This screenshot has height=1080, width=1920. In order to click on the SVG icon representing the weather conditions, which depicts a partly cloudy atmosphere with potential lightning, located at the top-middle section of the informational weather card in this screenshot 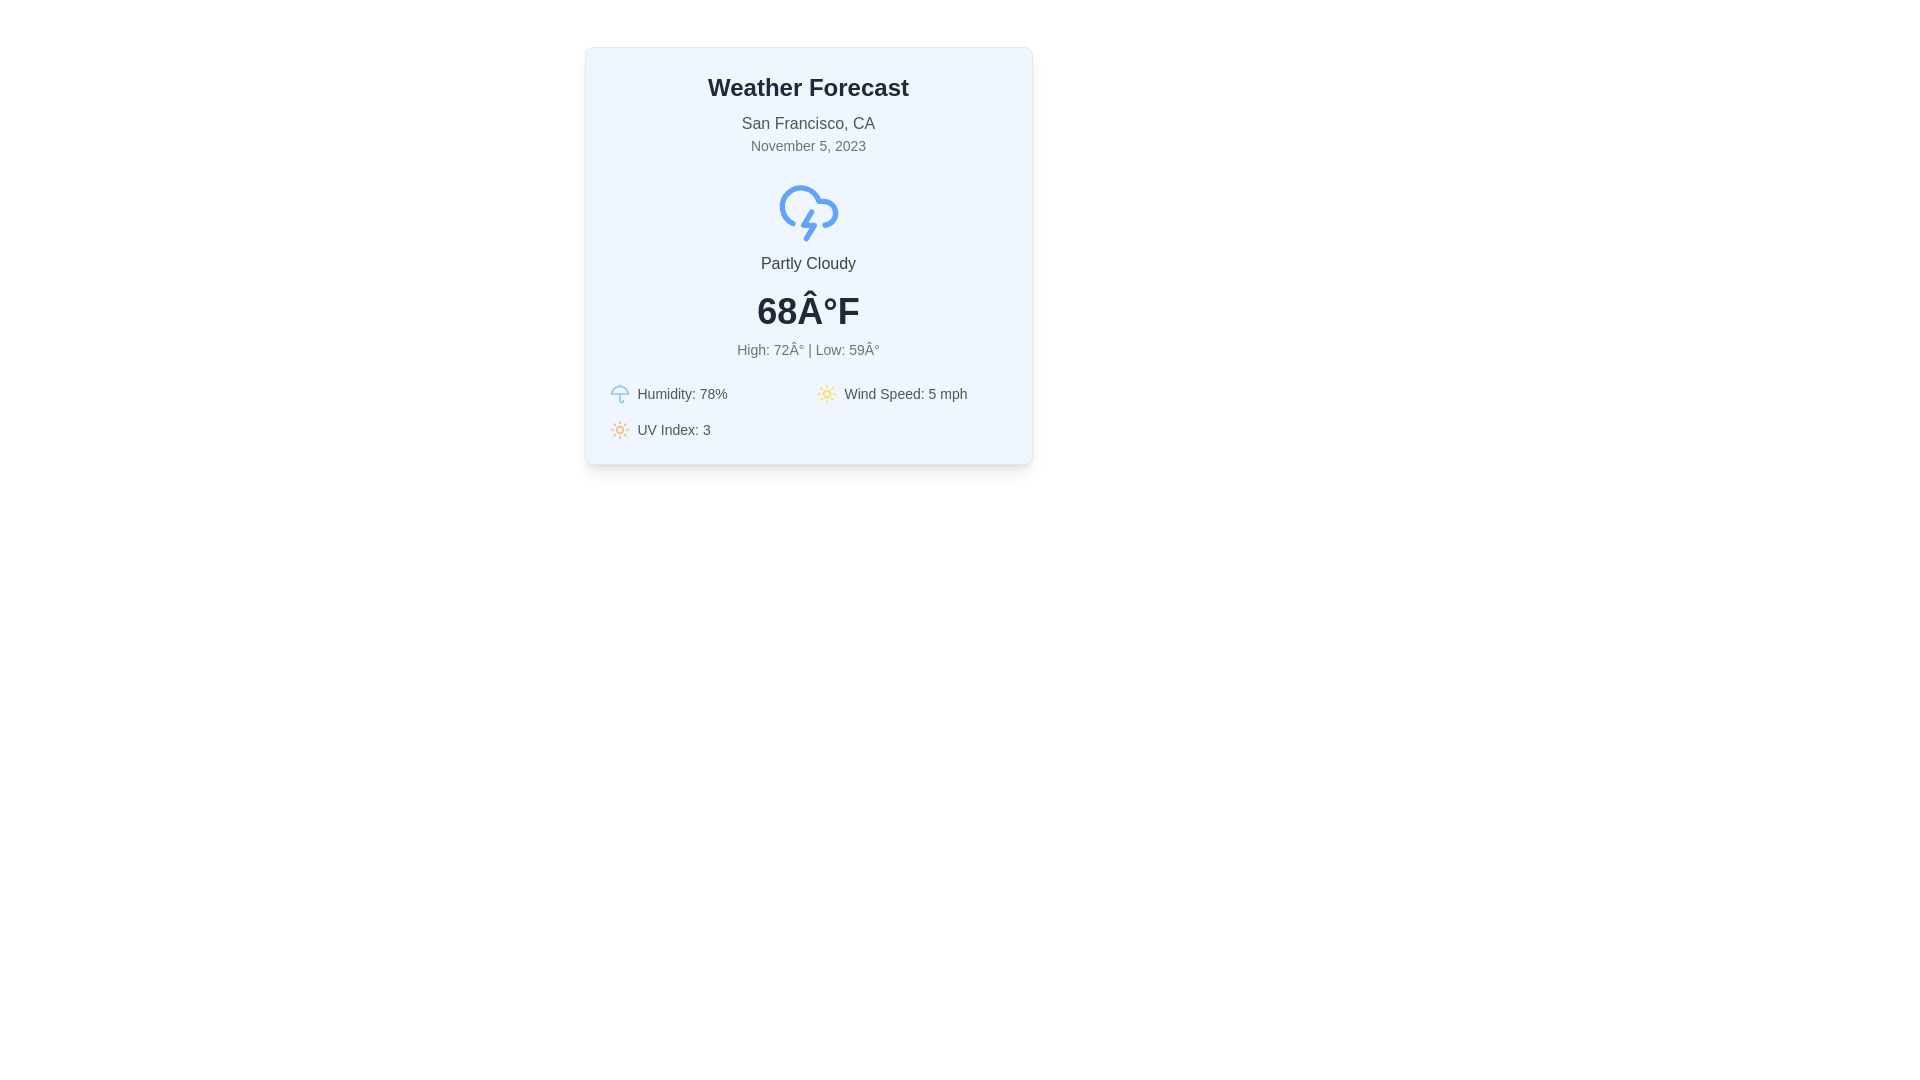, I will do `click(808, 212)`.